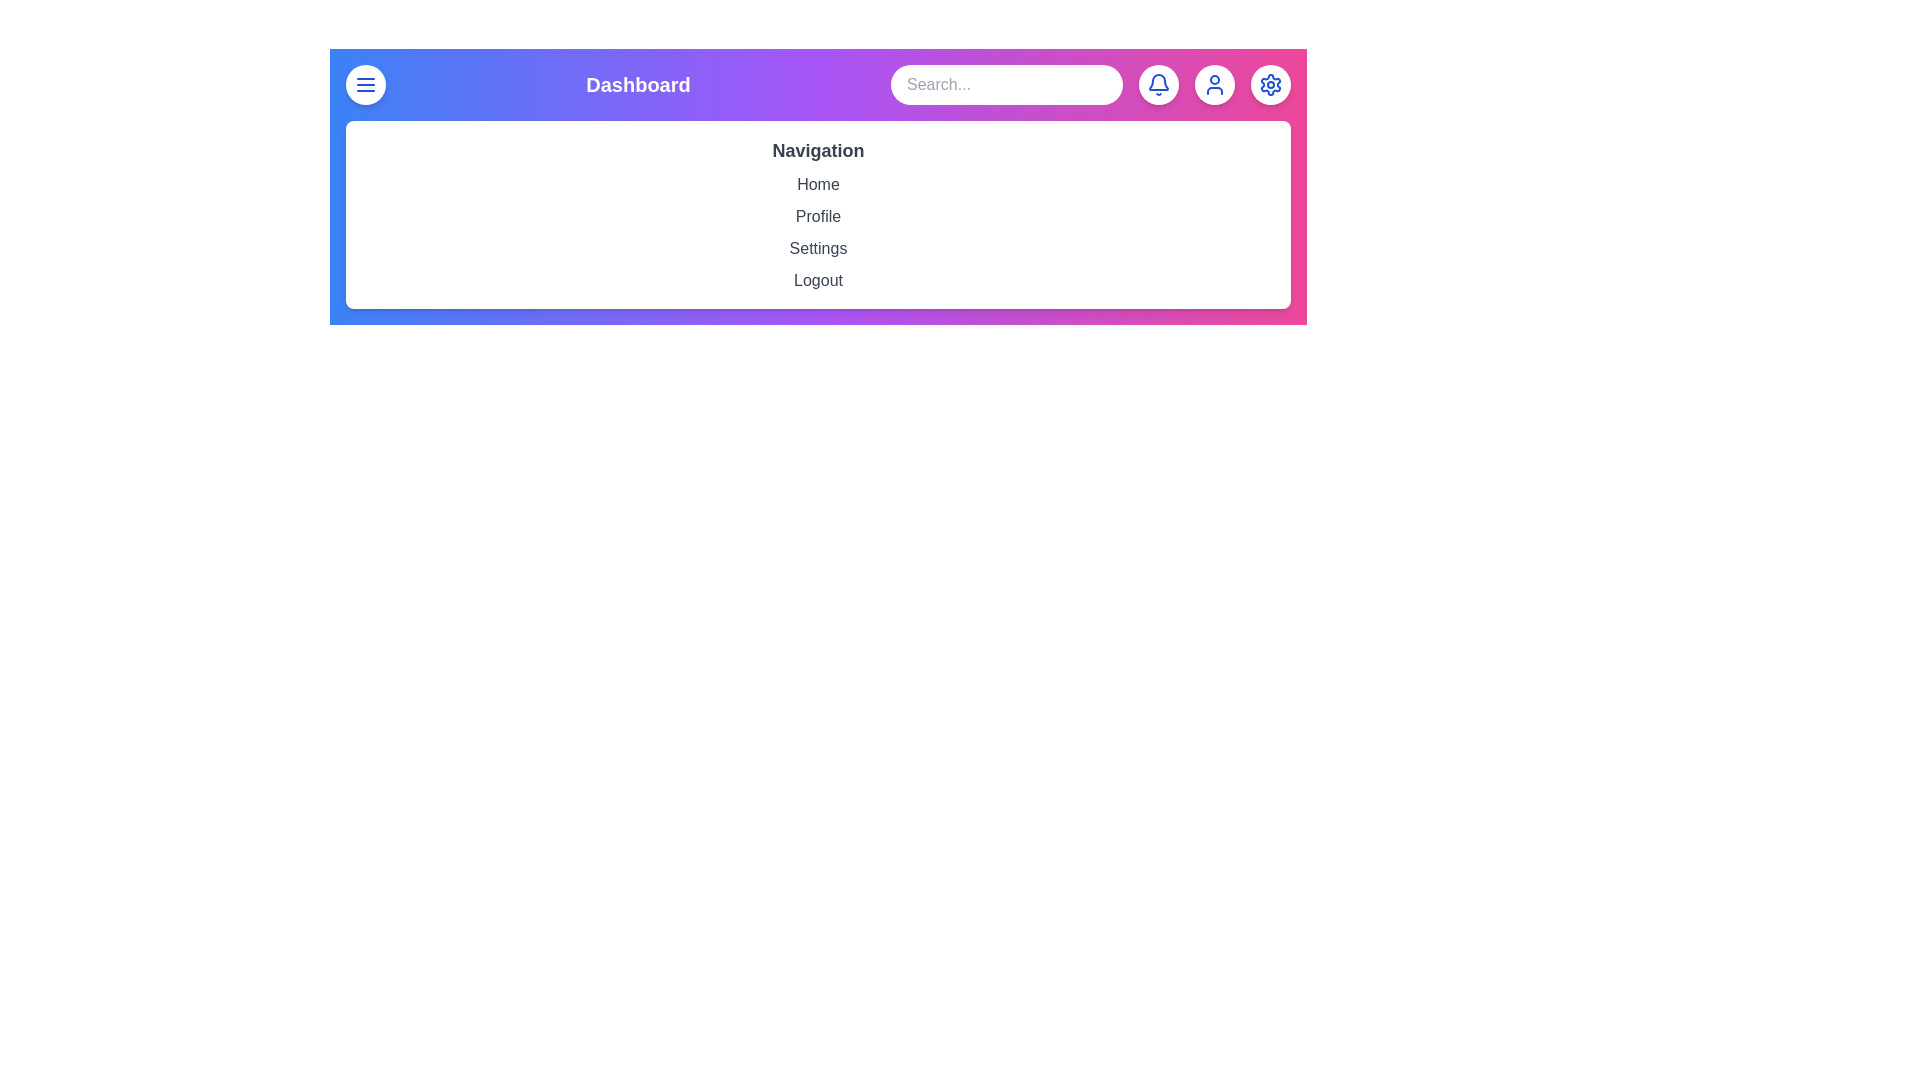 Image resolution: width=1920 pixels, height=1080 pixels. Describe the element at coordinates (818, 281) in the screenshot. I see `the Logout navigation menu item` at that location.